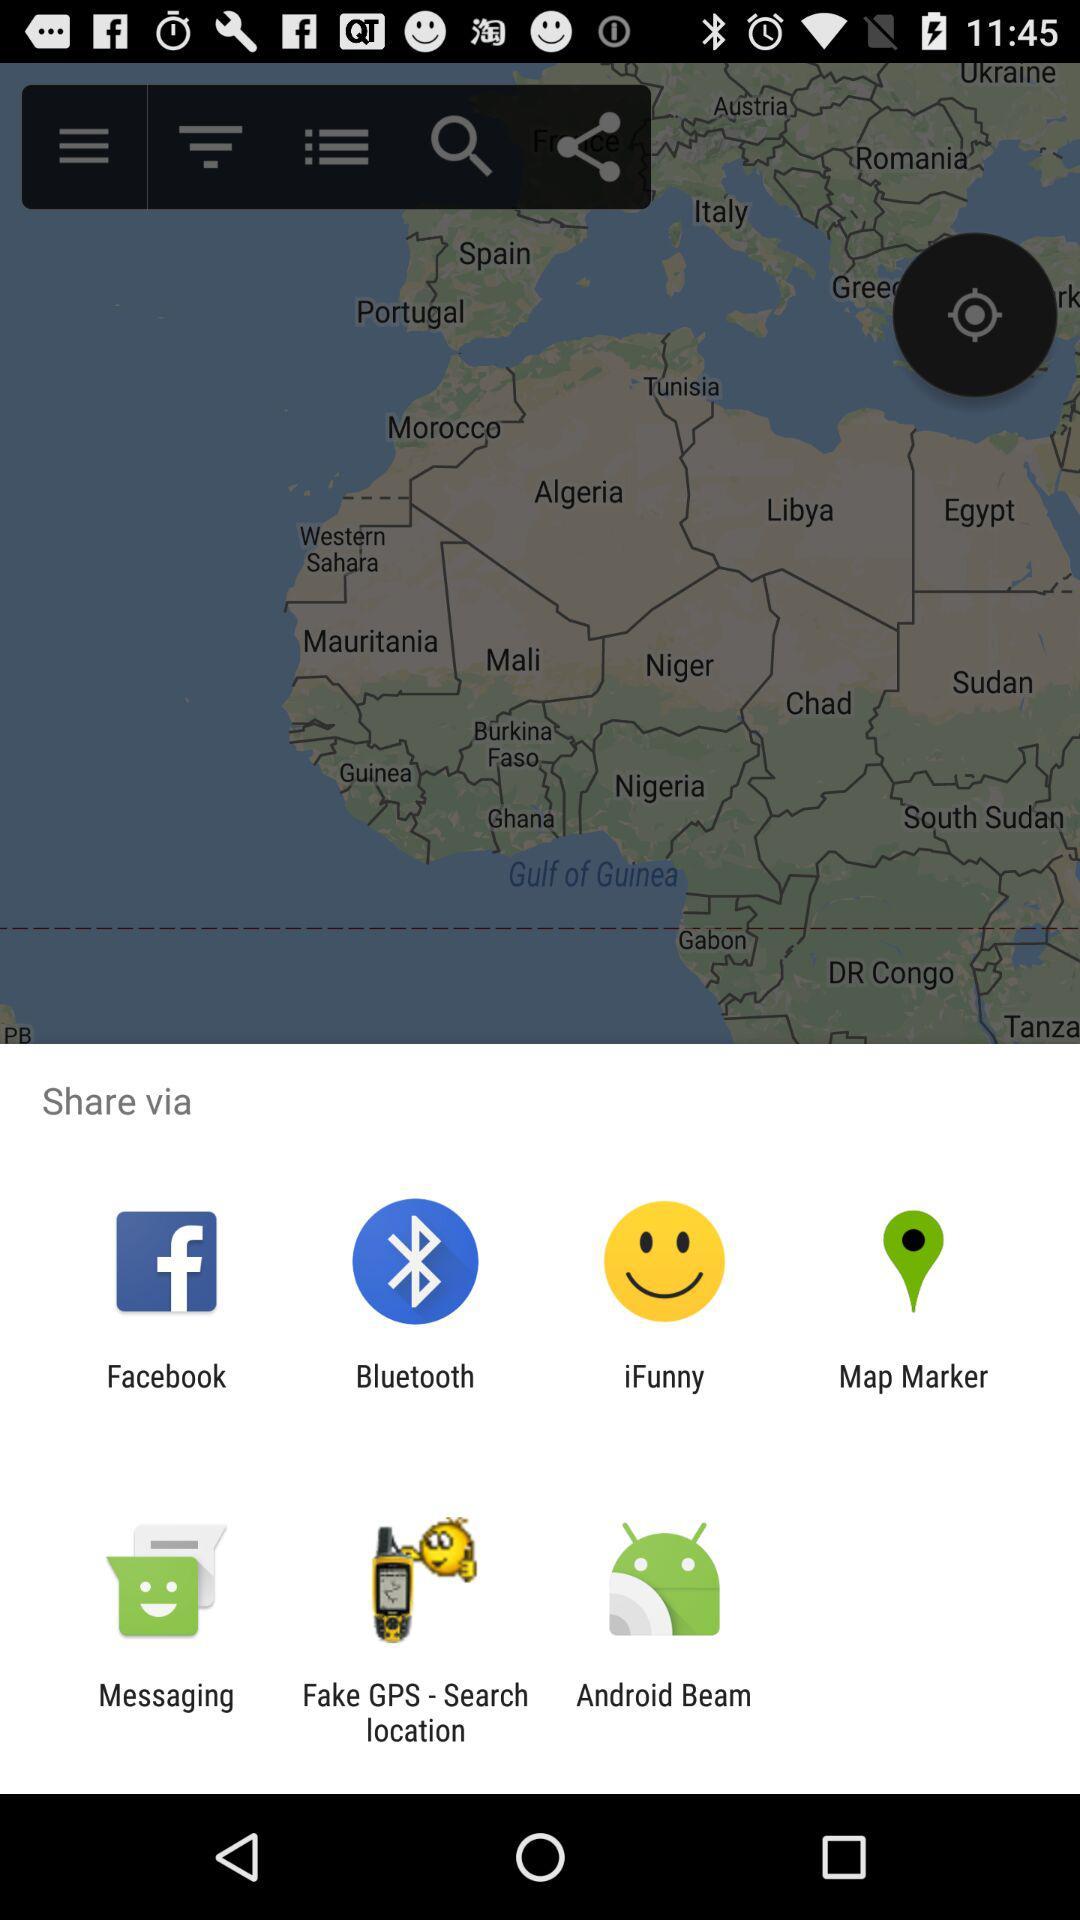 This screenshot has width=1080, height=1920. I want to click on app to the left of the ifunny item, so click(414, 1392).